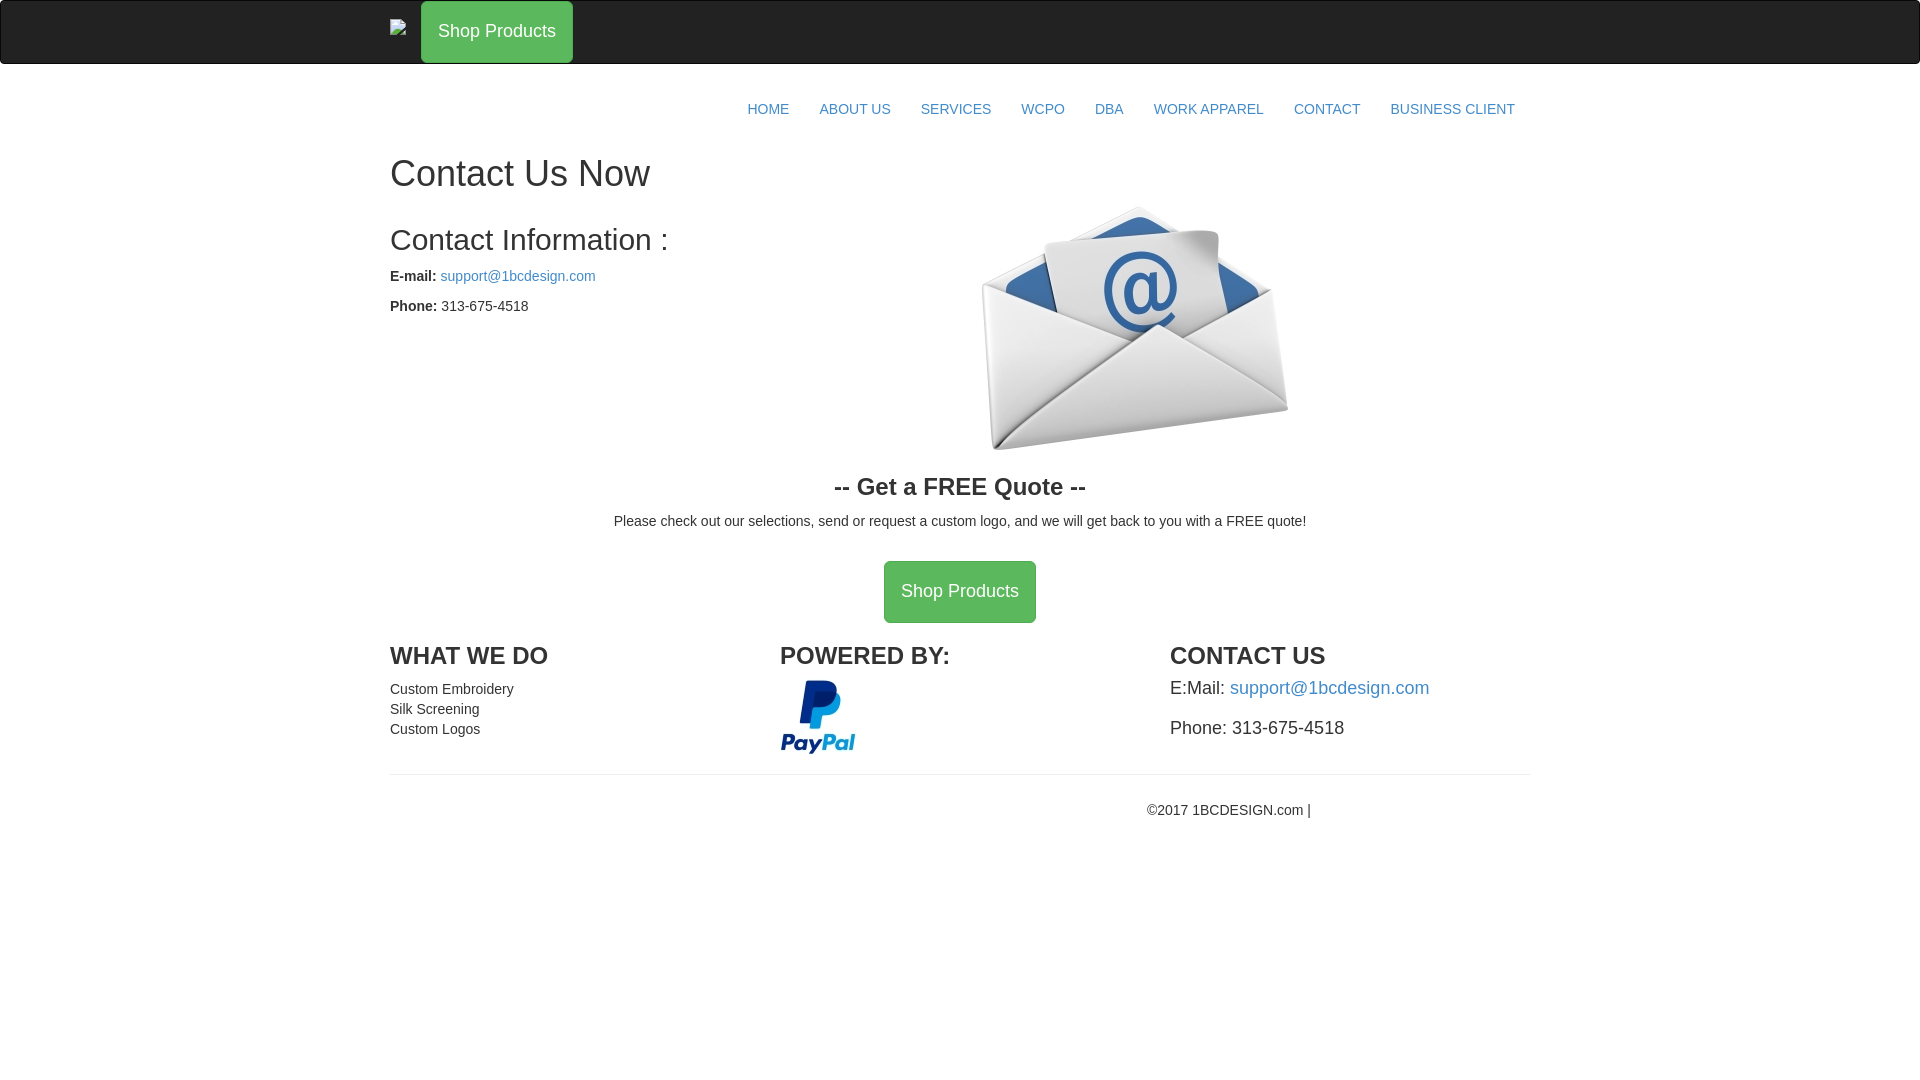 The height and width of the screenshot is (1080, 1920). I want to click on 'Shop Products', so click(497, 31).